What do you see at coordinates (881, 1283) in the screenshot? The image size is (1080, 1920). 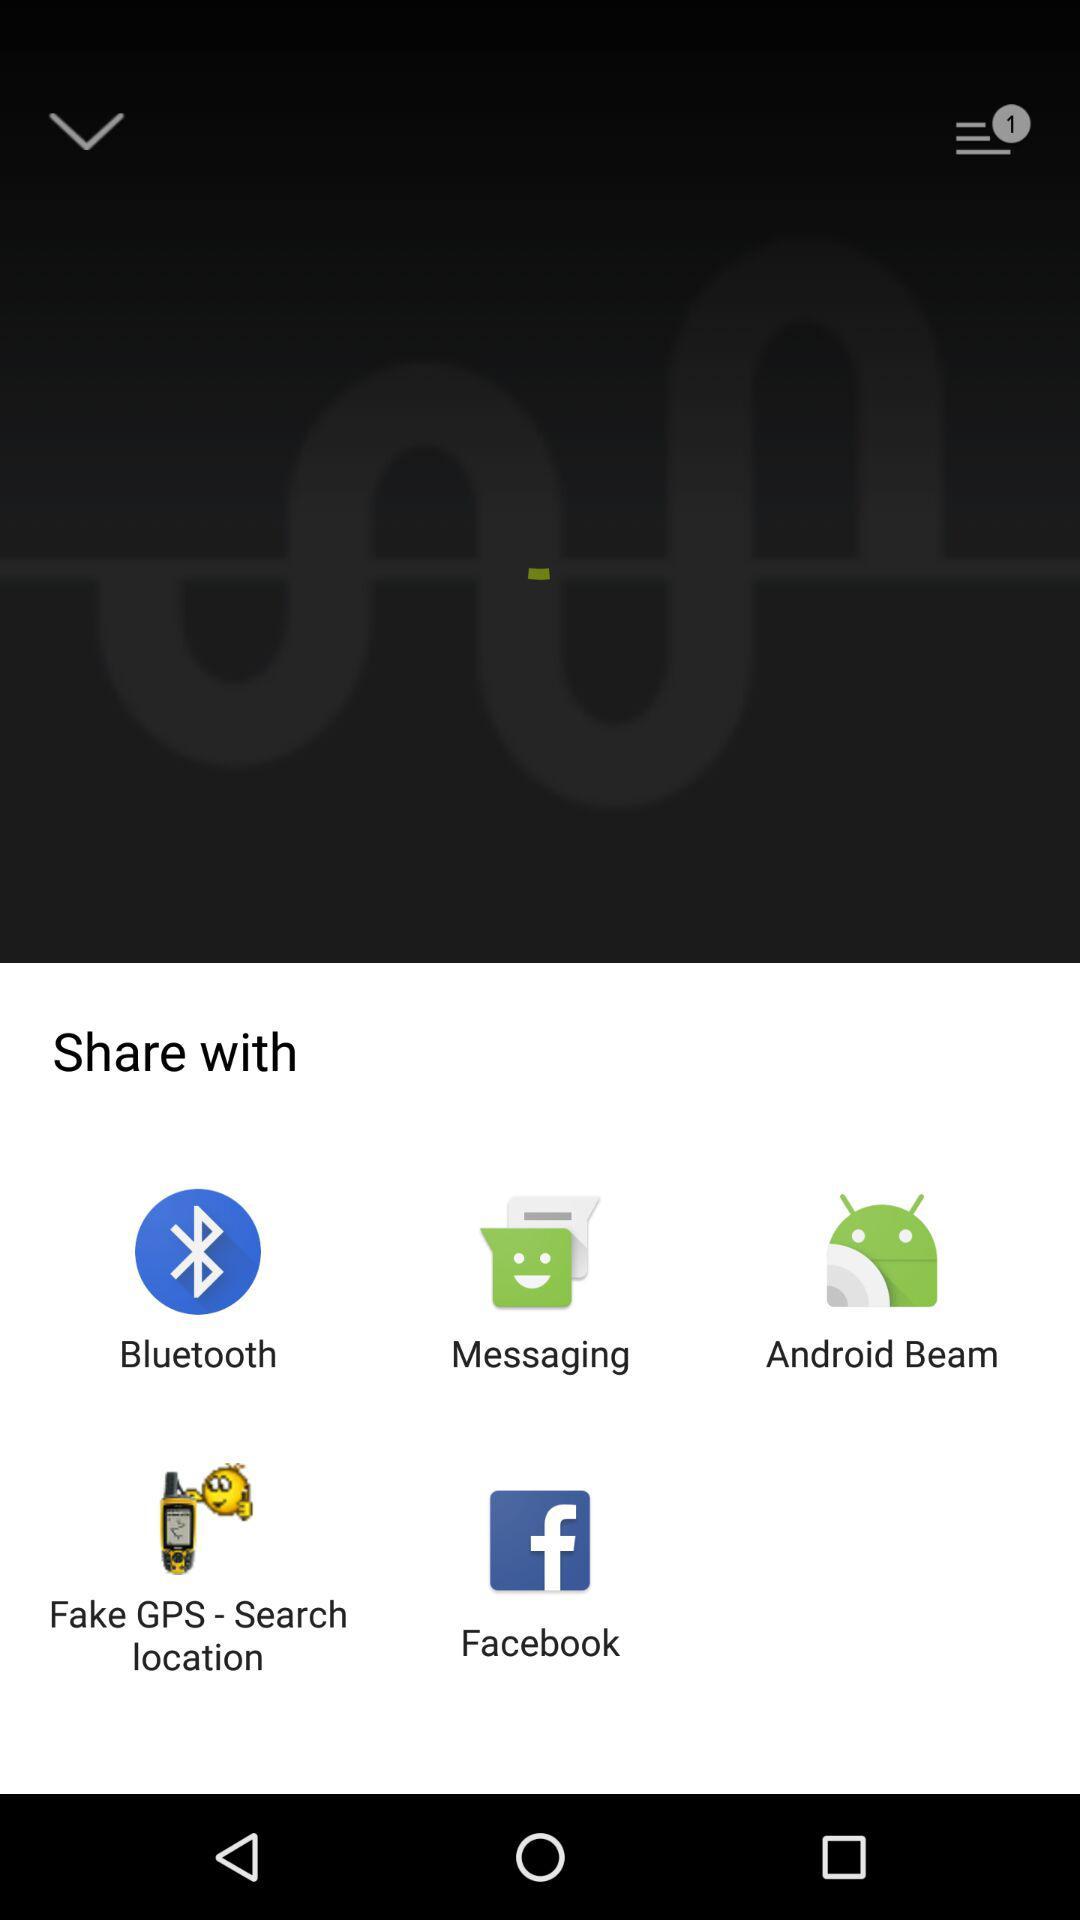 I see `android beam at the bottom right corner` at bounding box center [881, 1283].